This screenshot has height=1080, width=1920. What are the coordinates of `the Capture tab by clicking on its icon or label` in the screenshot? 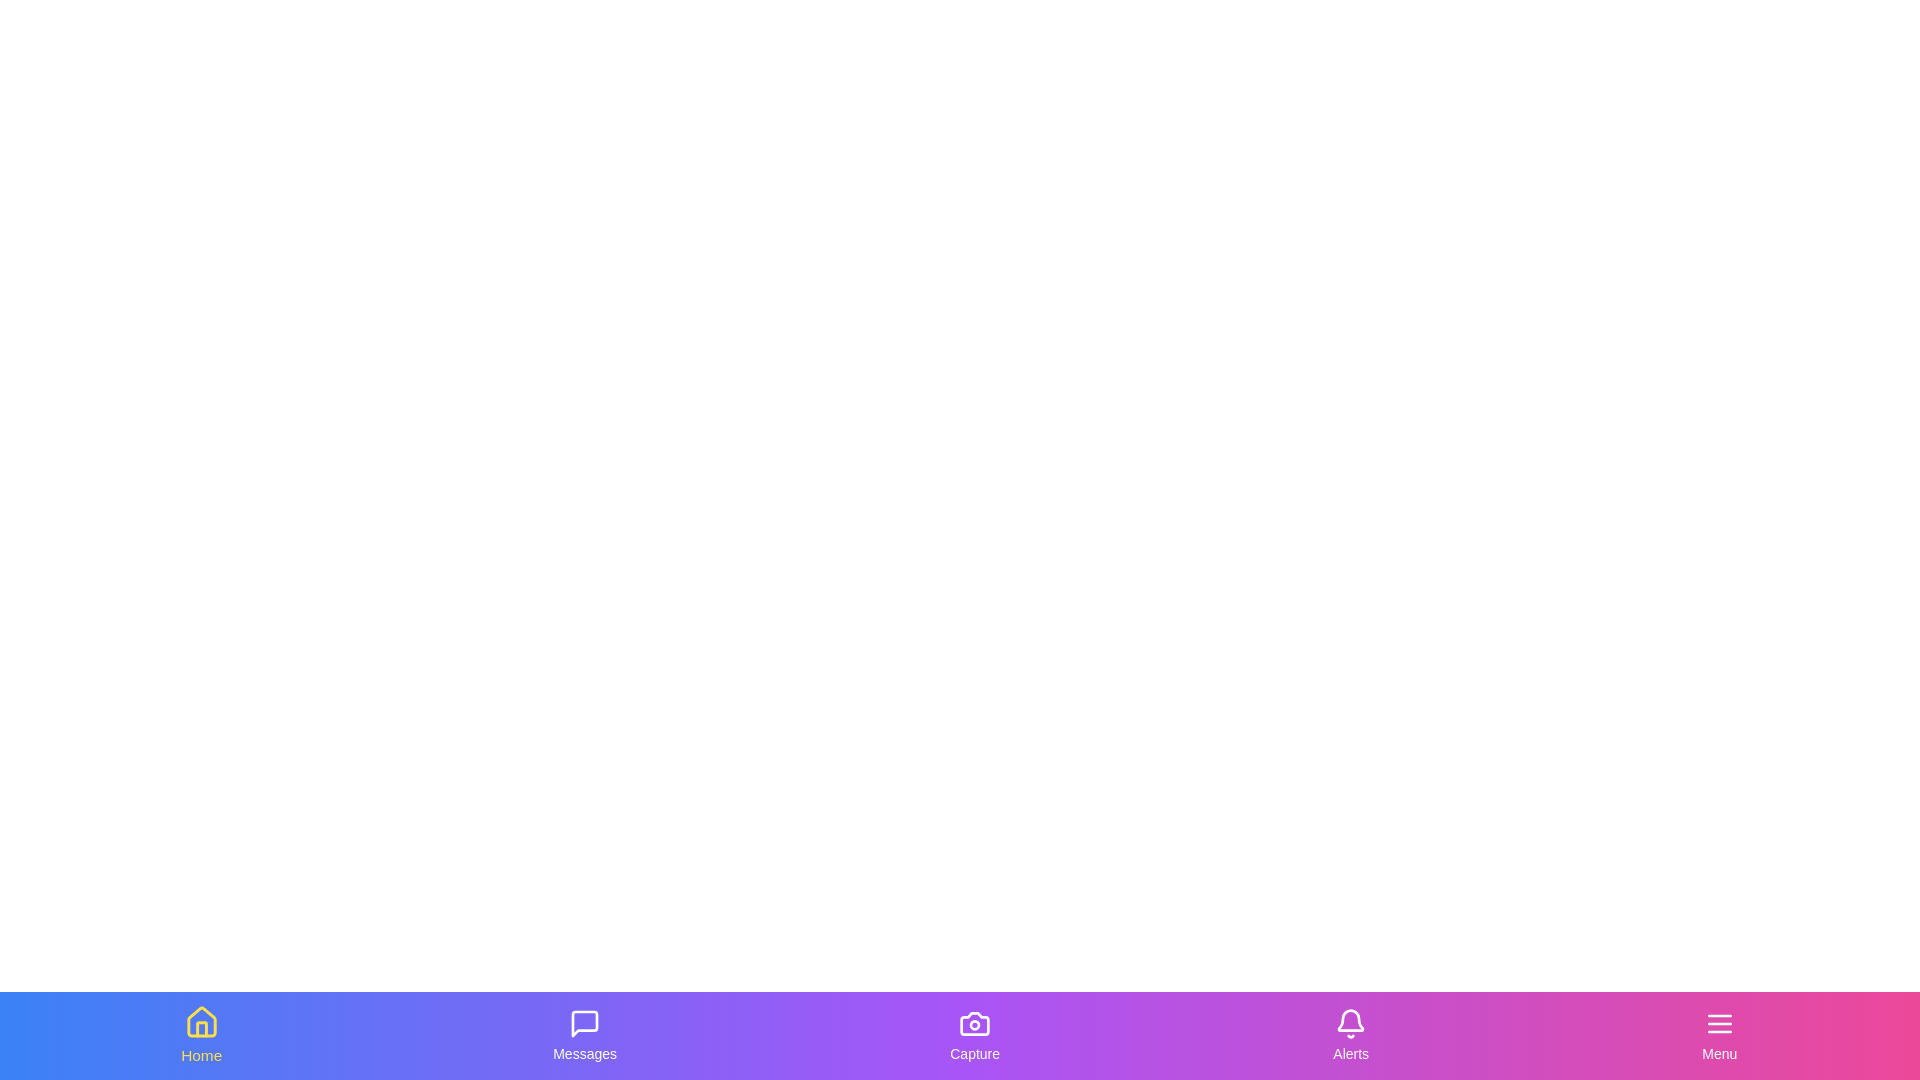 It's located at (975, 1035).